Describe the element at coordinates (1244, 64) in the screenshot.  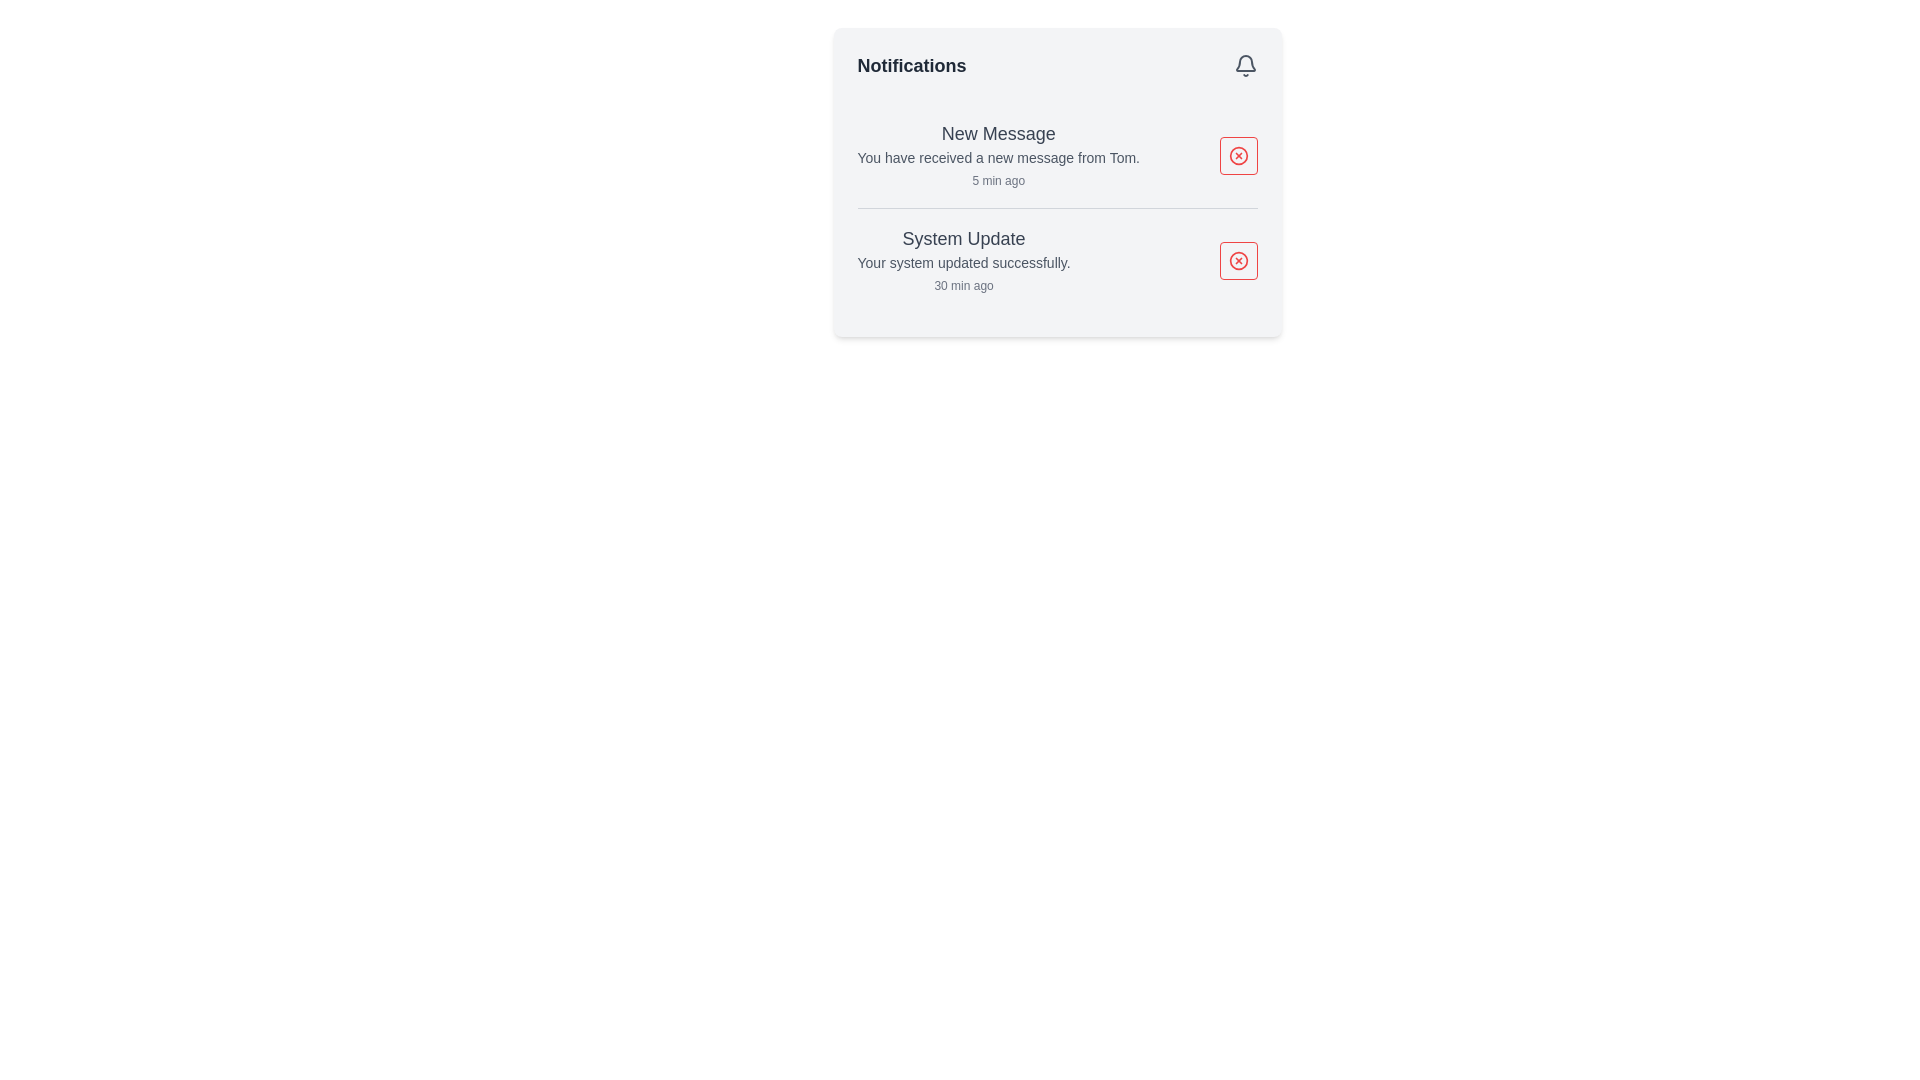
I see `the bell icon in the top-right corner of the notifications card` at that location.